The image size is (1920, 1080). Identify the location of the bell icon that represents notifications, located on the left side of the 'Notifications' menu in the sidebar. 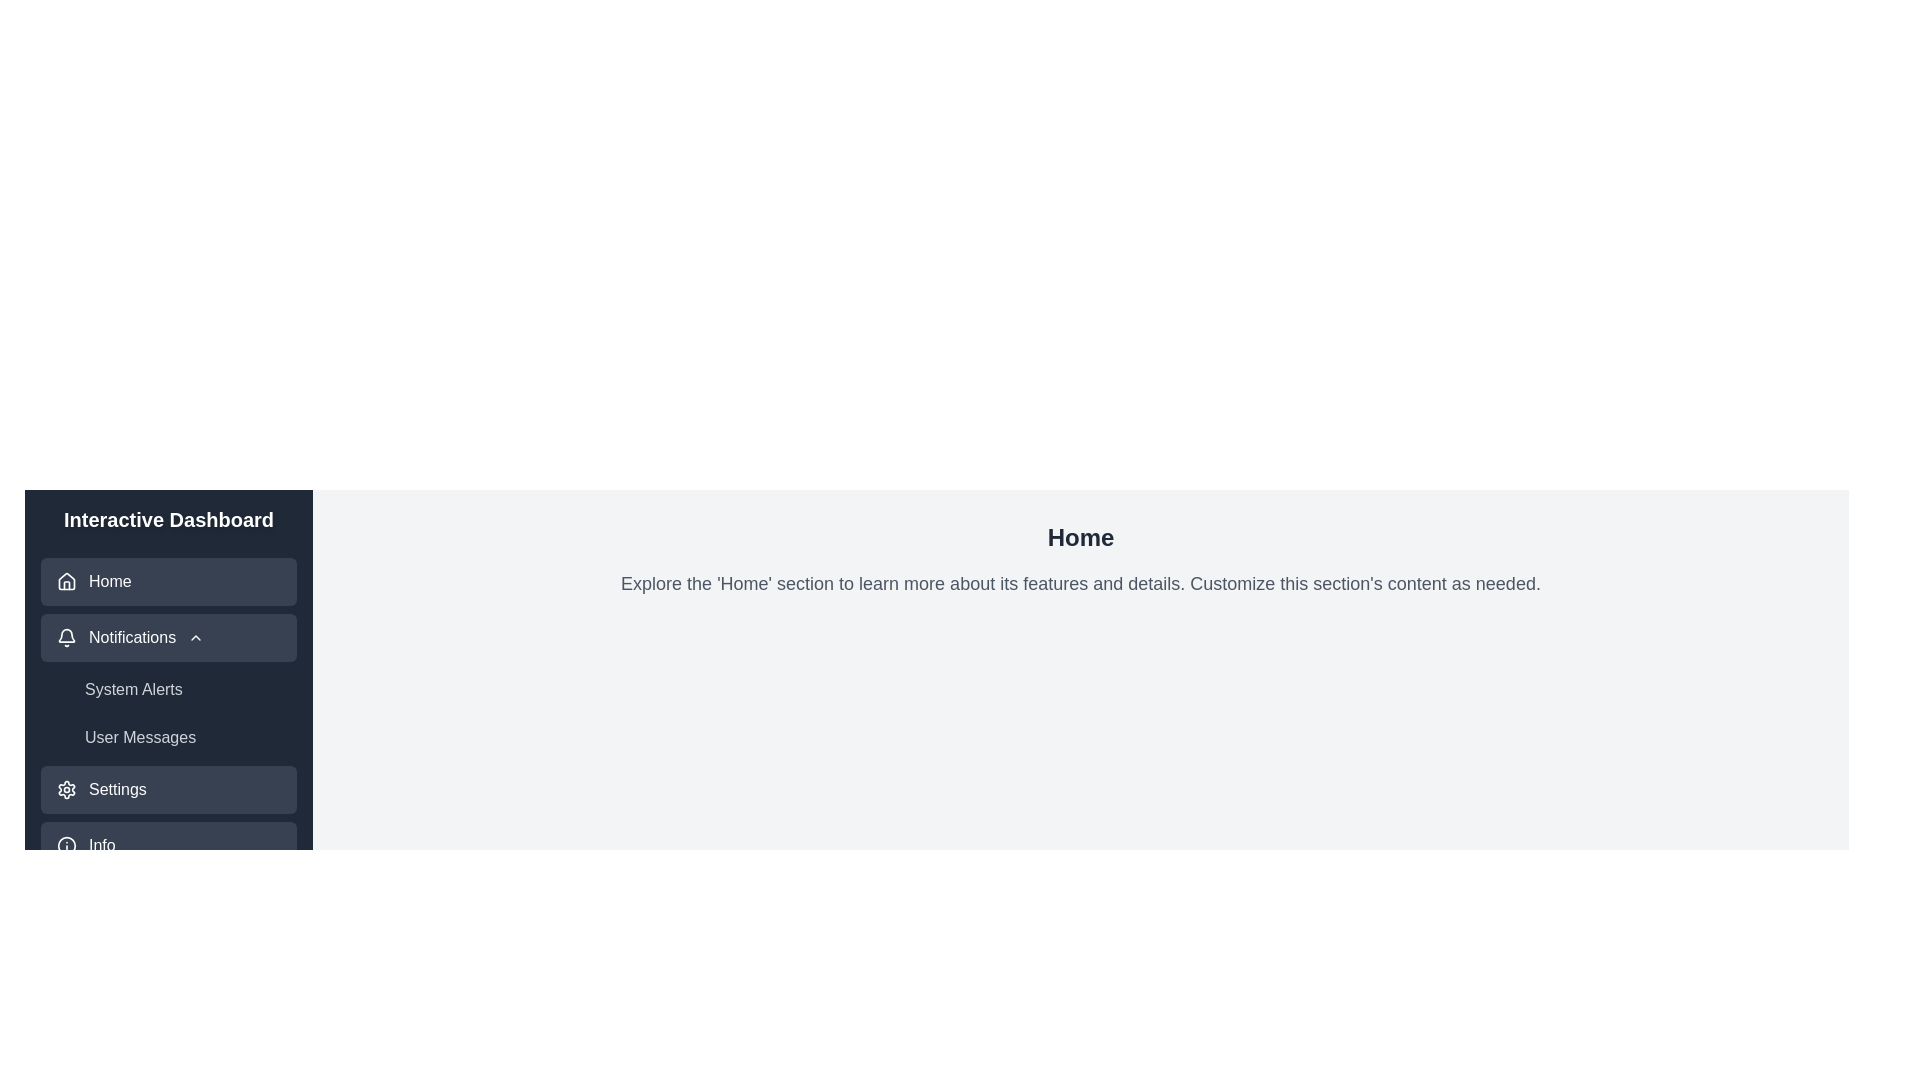
(67, 637).